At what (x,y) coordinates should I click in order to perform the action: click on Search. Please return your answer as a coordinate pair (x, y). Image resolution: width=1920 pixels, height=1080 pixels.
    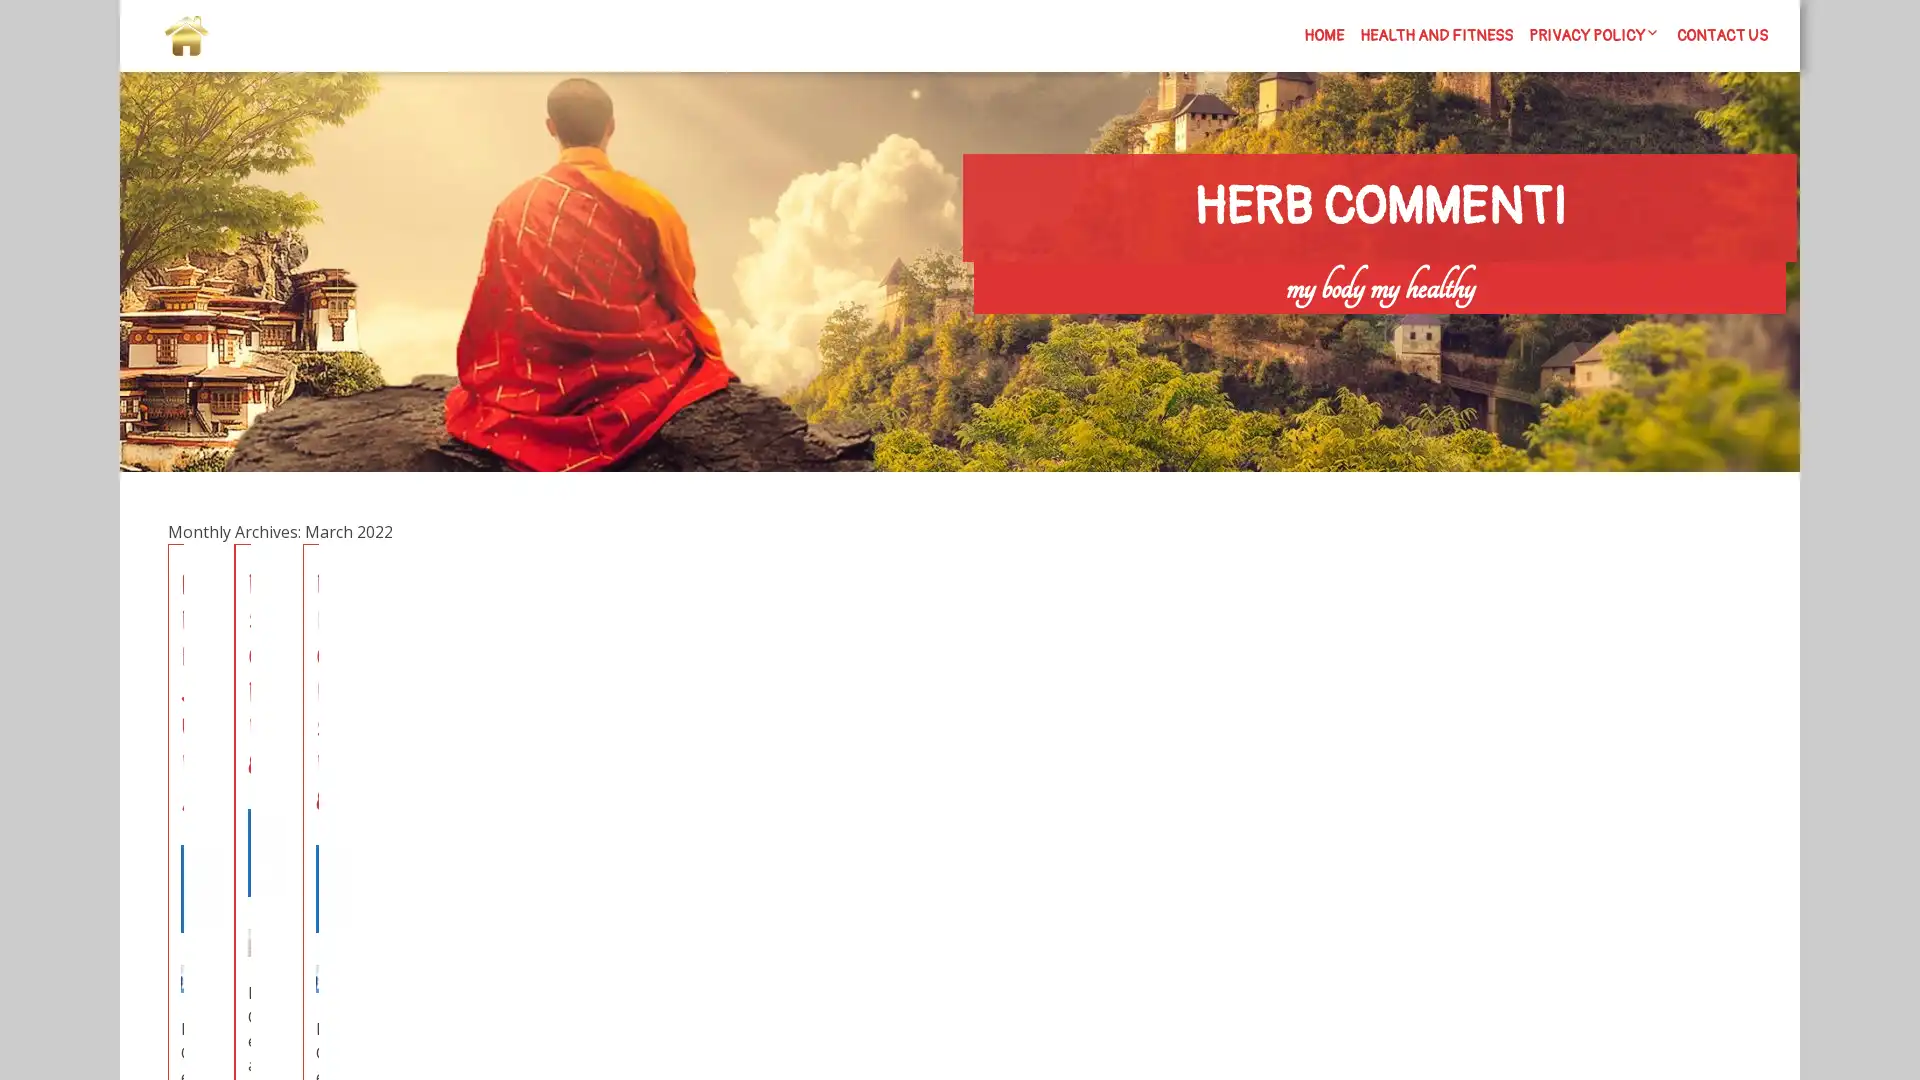
    Looking at the image, I should click on (1557, 327).